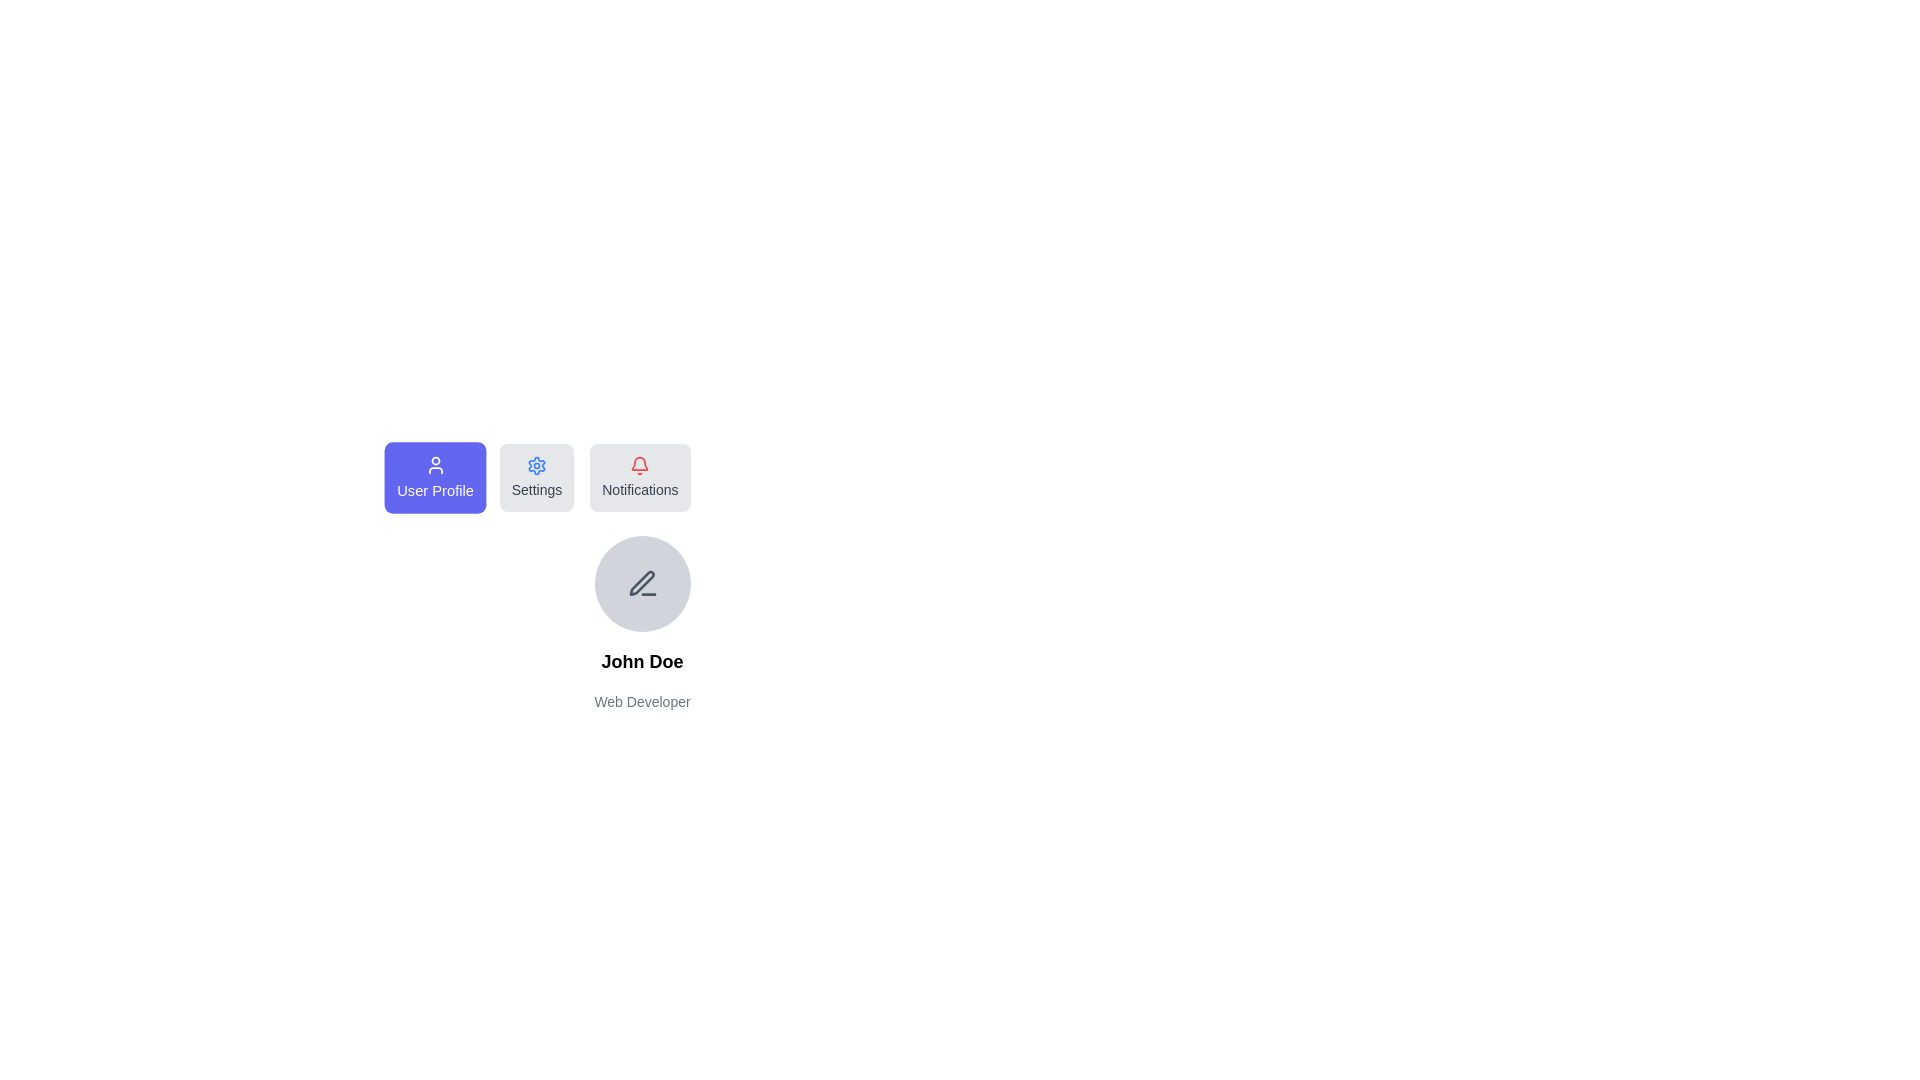  I want to click on the profile avatar placeholder with edit icon, so click(642, 578).